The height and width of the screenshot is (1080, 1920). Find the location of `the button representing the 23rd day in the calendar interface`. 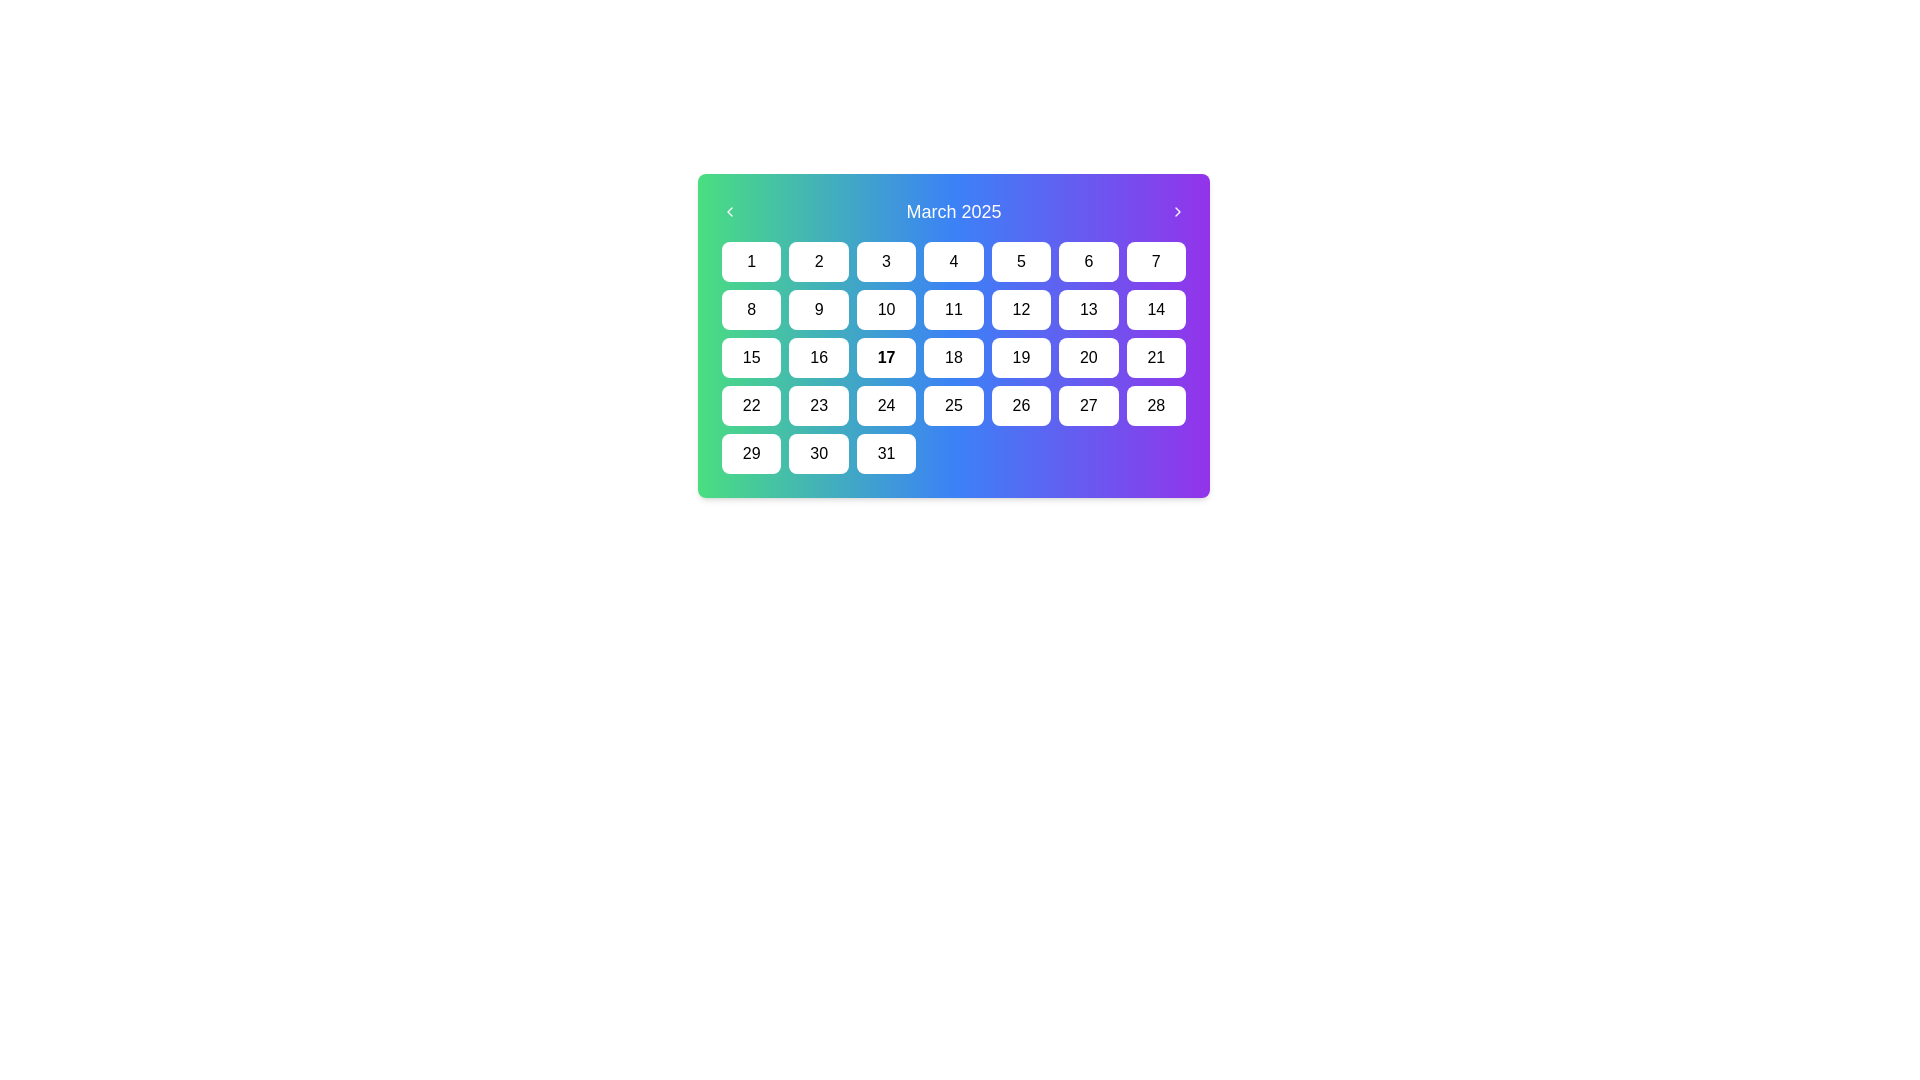

the button representing the 23rd day in the calendar interface is located at coordinates (819, 405).